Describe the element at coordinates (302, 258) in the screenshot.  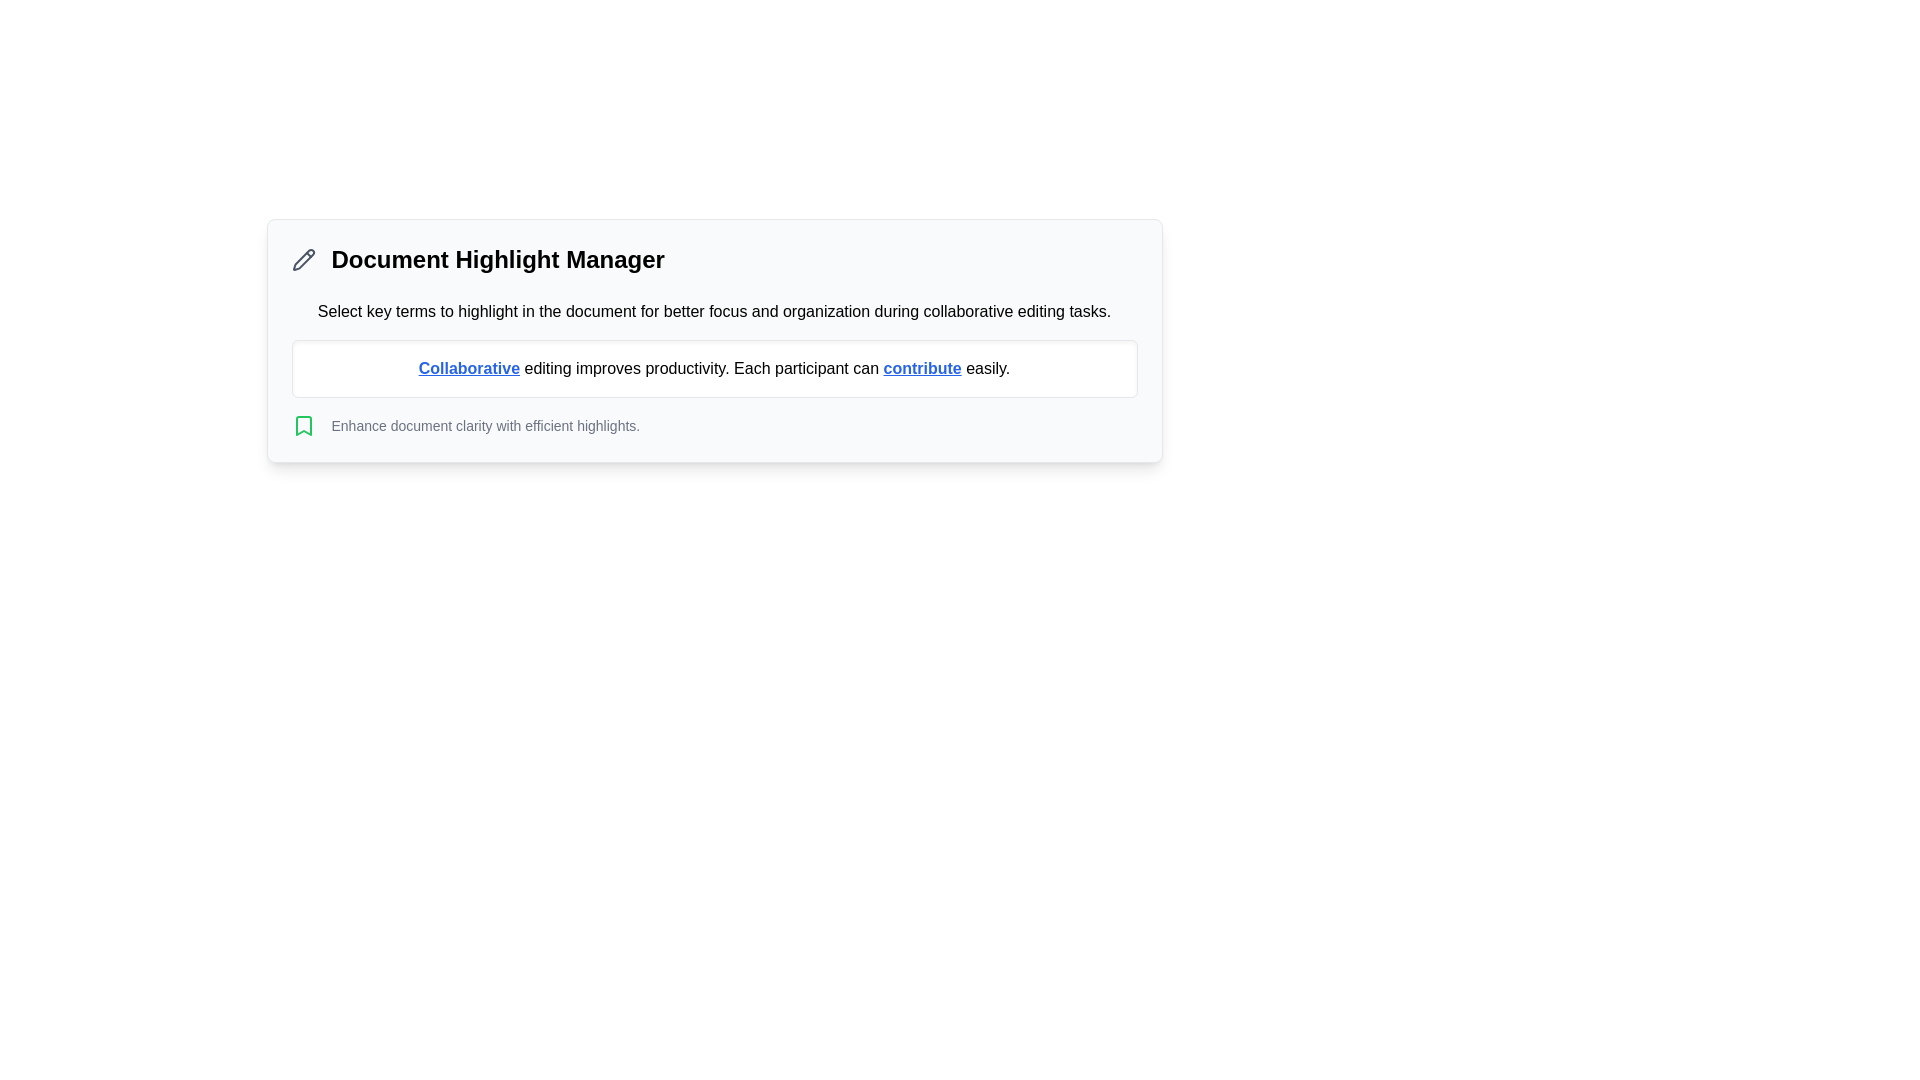
I see `the gray pencil icon styled in SVG, located to the left of the 'Document Highlight Manager' text, for possible action` at that location.